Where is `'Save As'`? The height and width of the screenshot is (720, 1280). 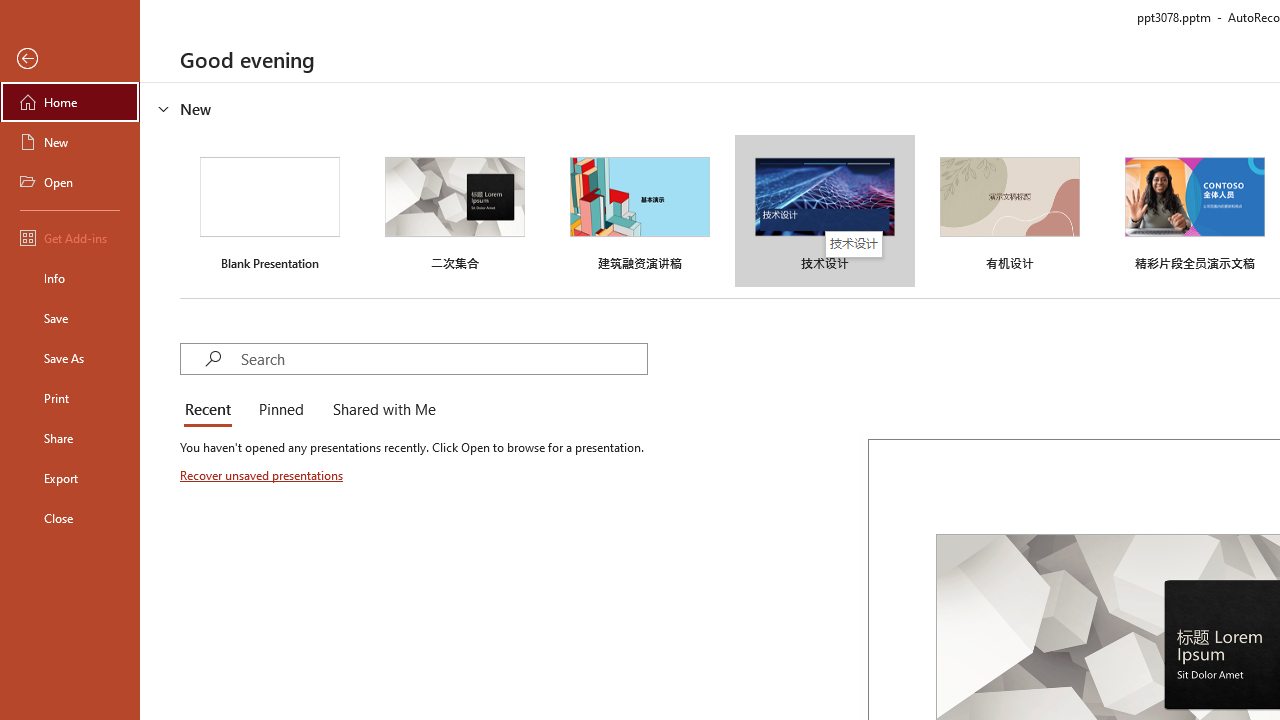
'Save As' is located at coordinates (69, 356).